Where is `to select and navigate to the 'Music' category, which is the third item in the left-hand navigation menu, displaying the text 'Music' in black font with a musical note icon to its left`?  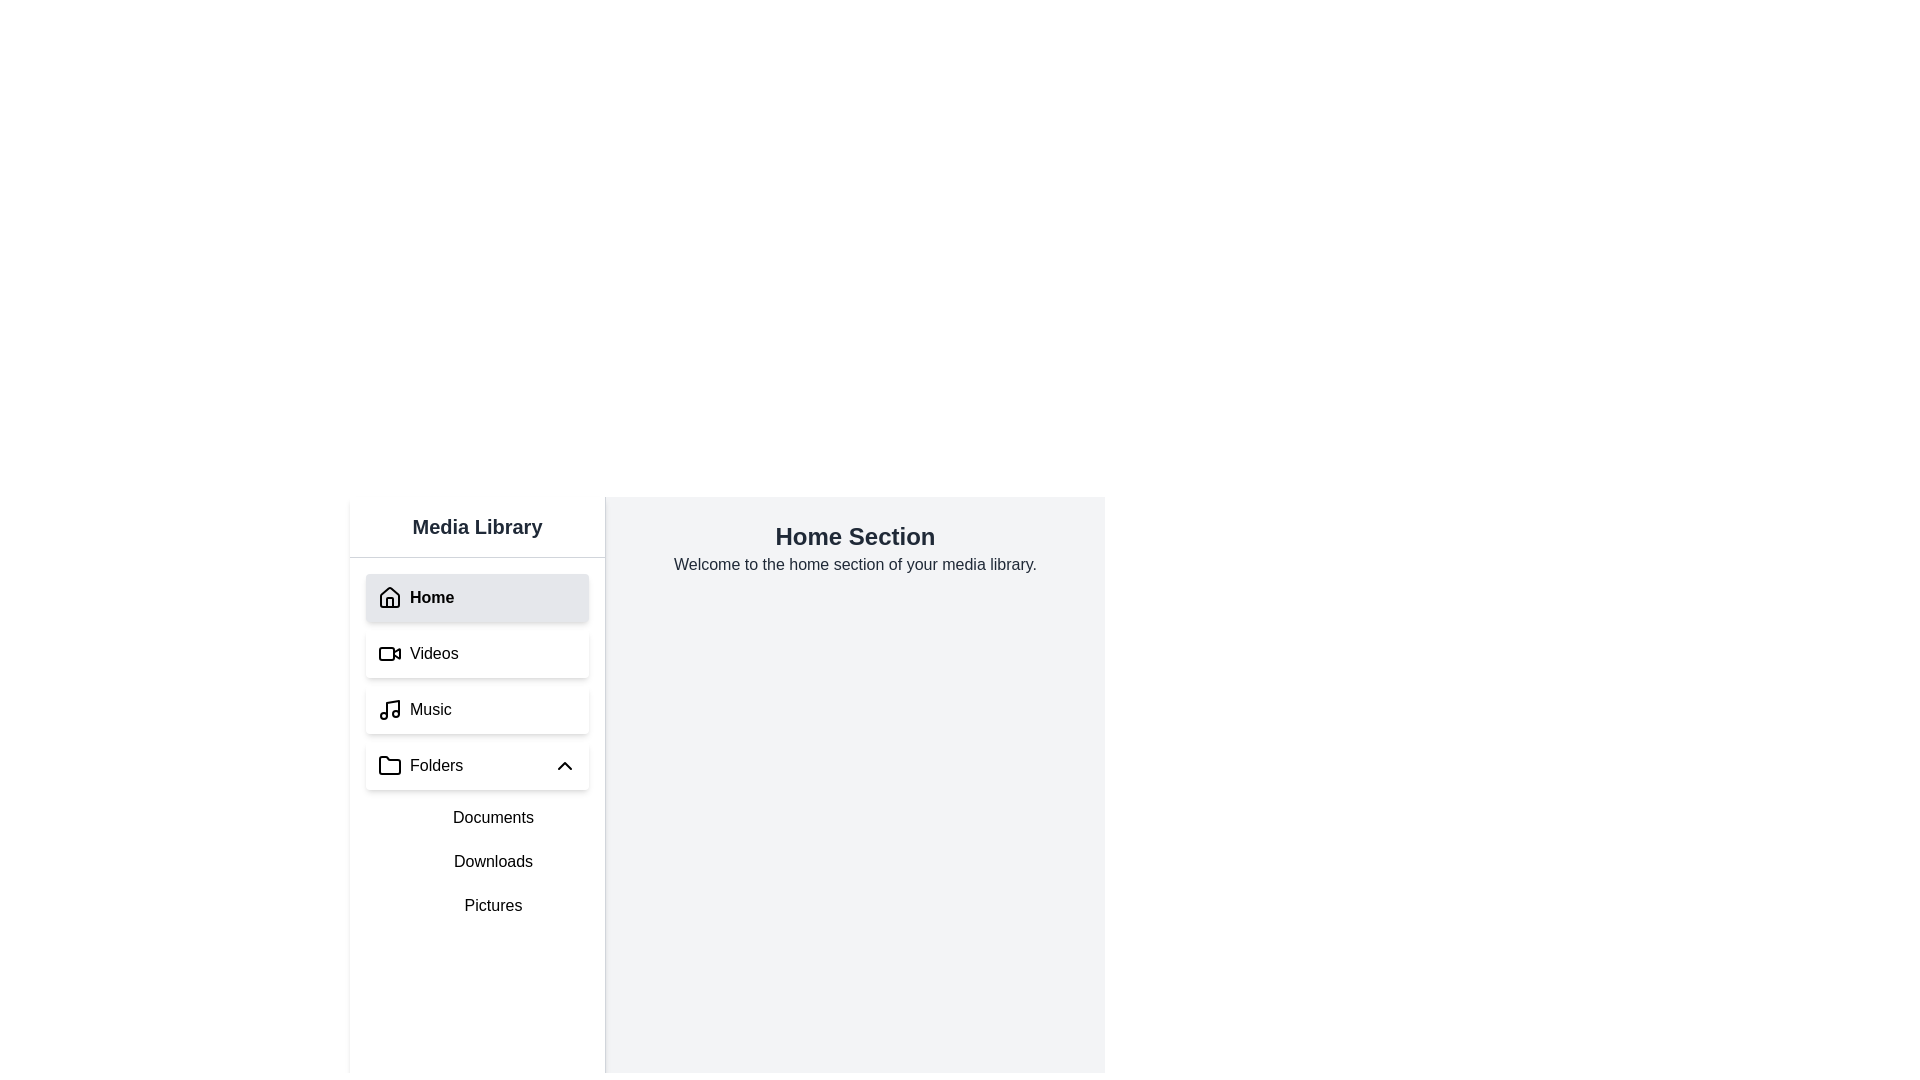
to select and navigate to the 'Music' category, which is the third item in the left-hand navigation menu, displaying the text 'Music' in black font with a musical note icon to its left is located at coordinates (429, 708).